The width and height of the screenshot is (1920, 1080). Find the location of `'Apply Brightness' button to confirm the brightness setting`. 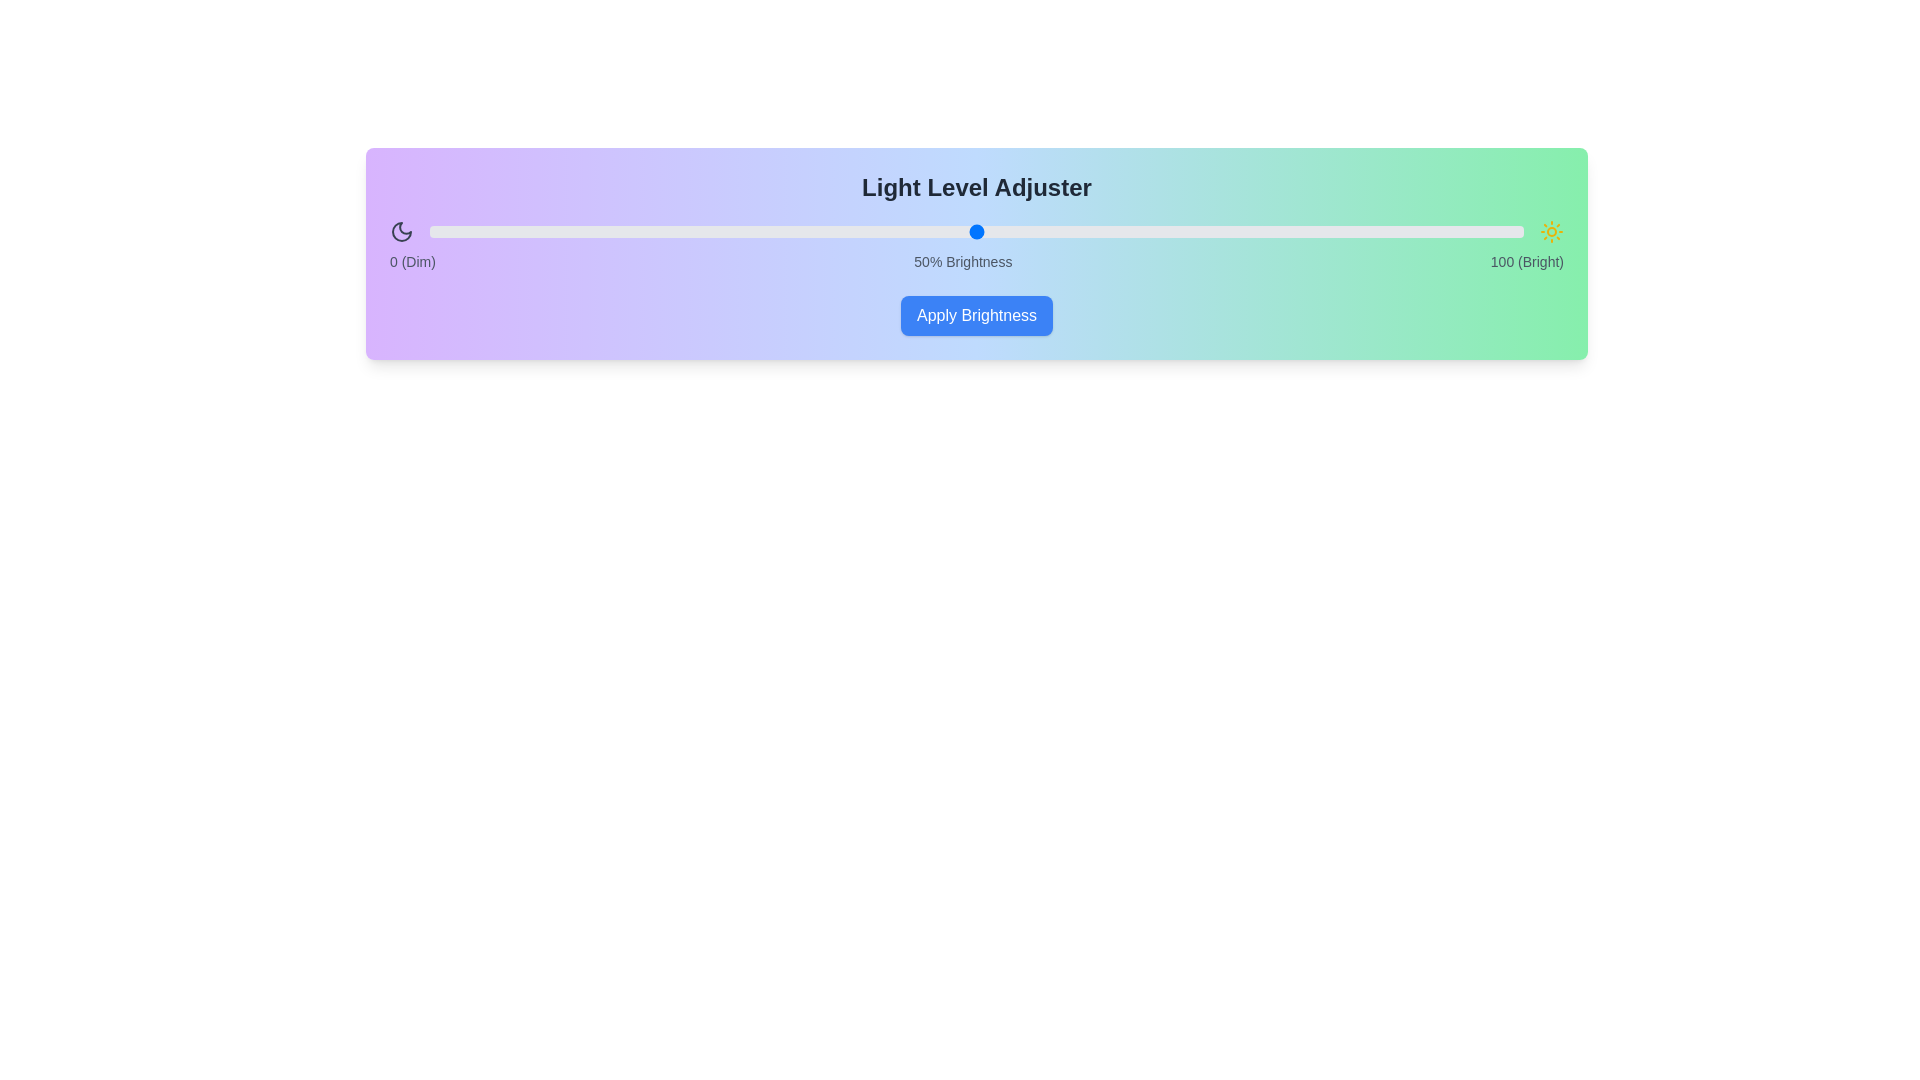

'Apply Brightness' button to confirm the brightness setting is located at coordinates (977, 315).